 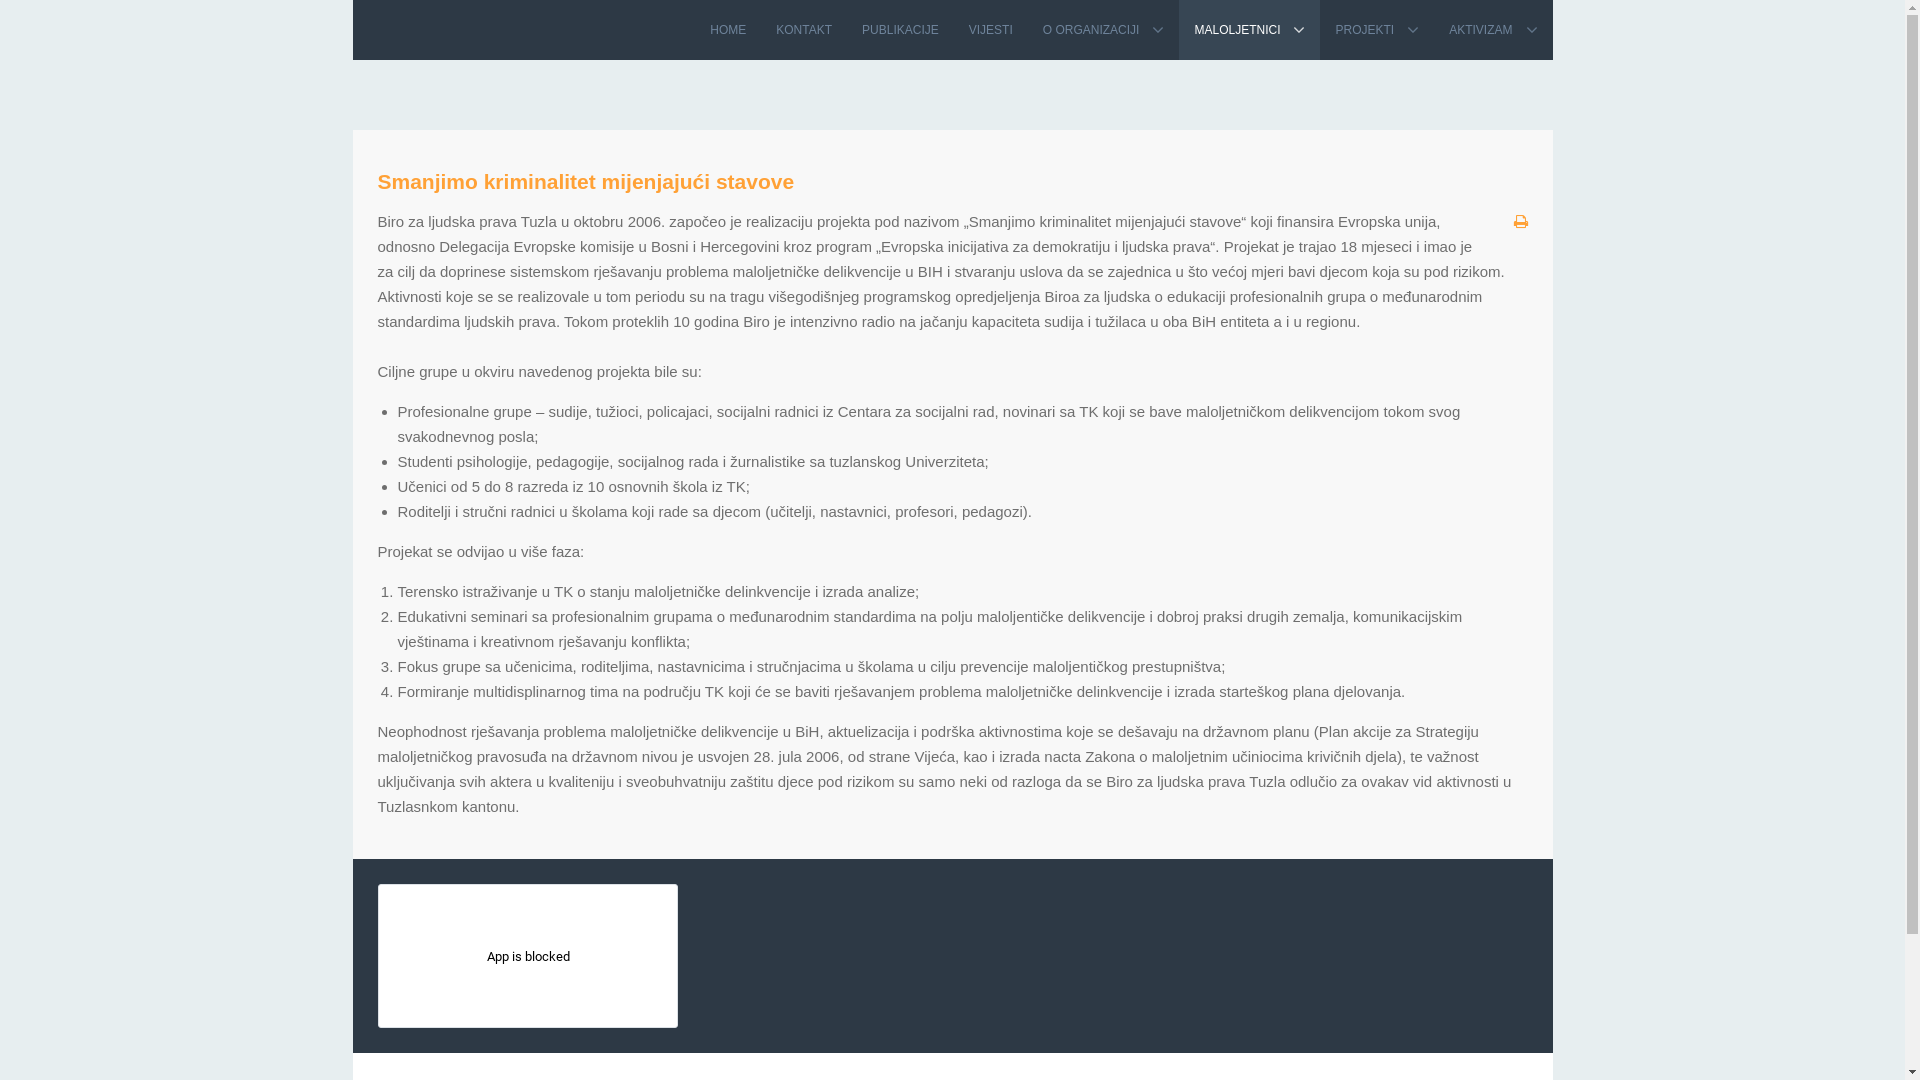 I want to click on 'HOME', so click(x=727, y=30).